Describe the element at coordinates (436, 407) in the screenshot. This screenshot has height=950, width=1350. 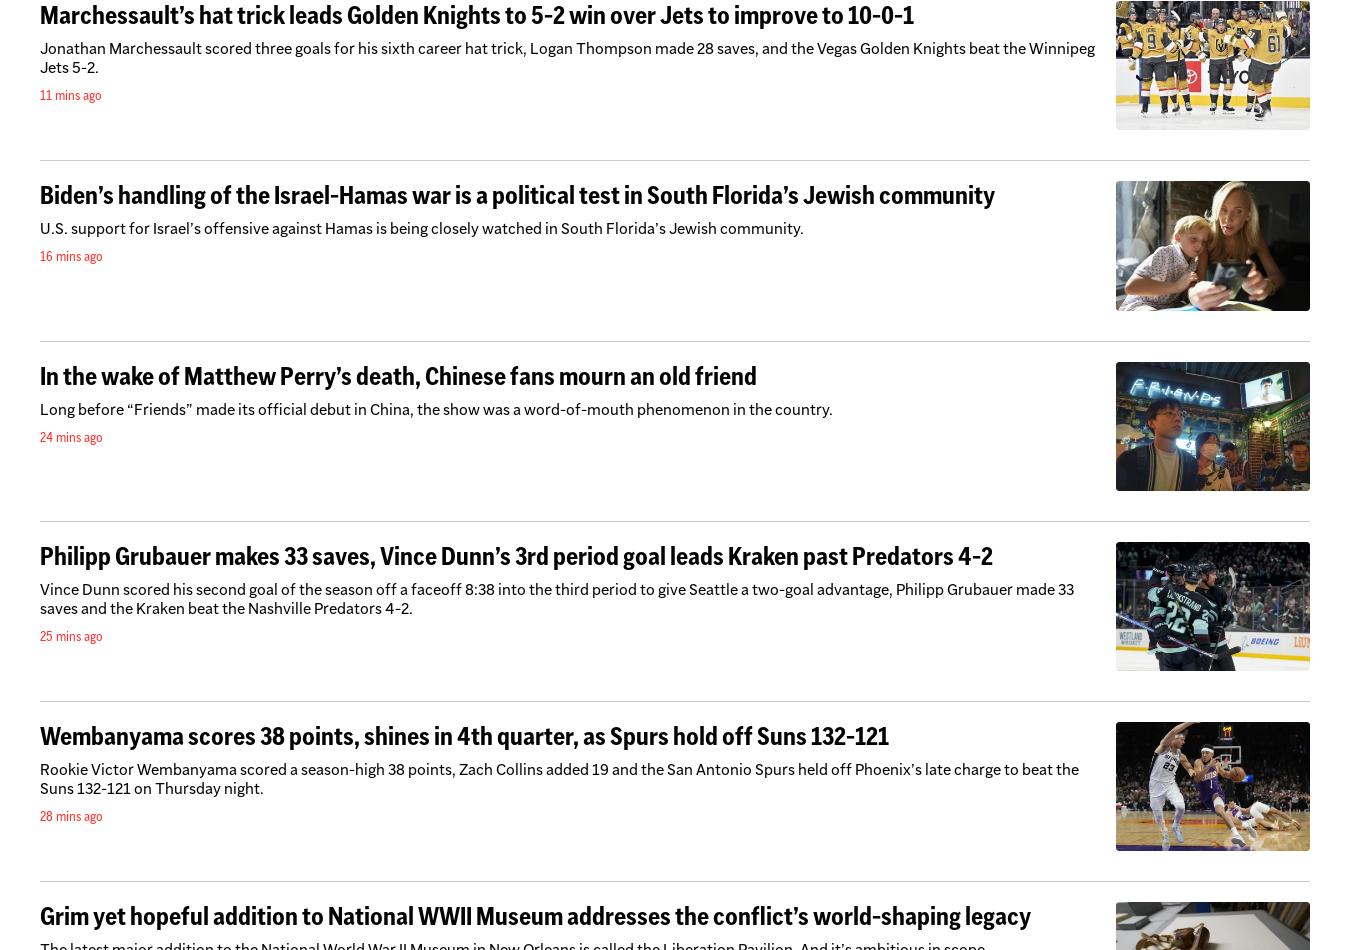
I see `'Long before “Friends” made its official debut in China, the show was a word-of-mouth phenomenon in the country.'` at that location.